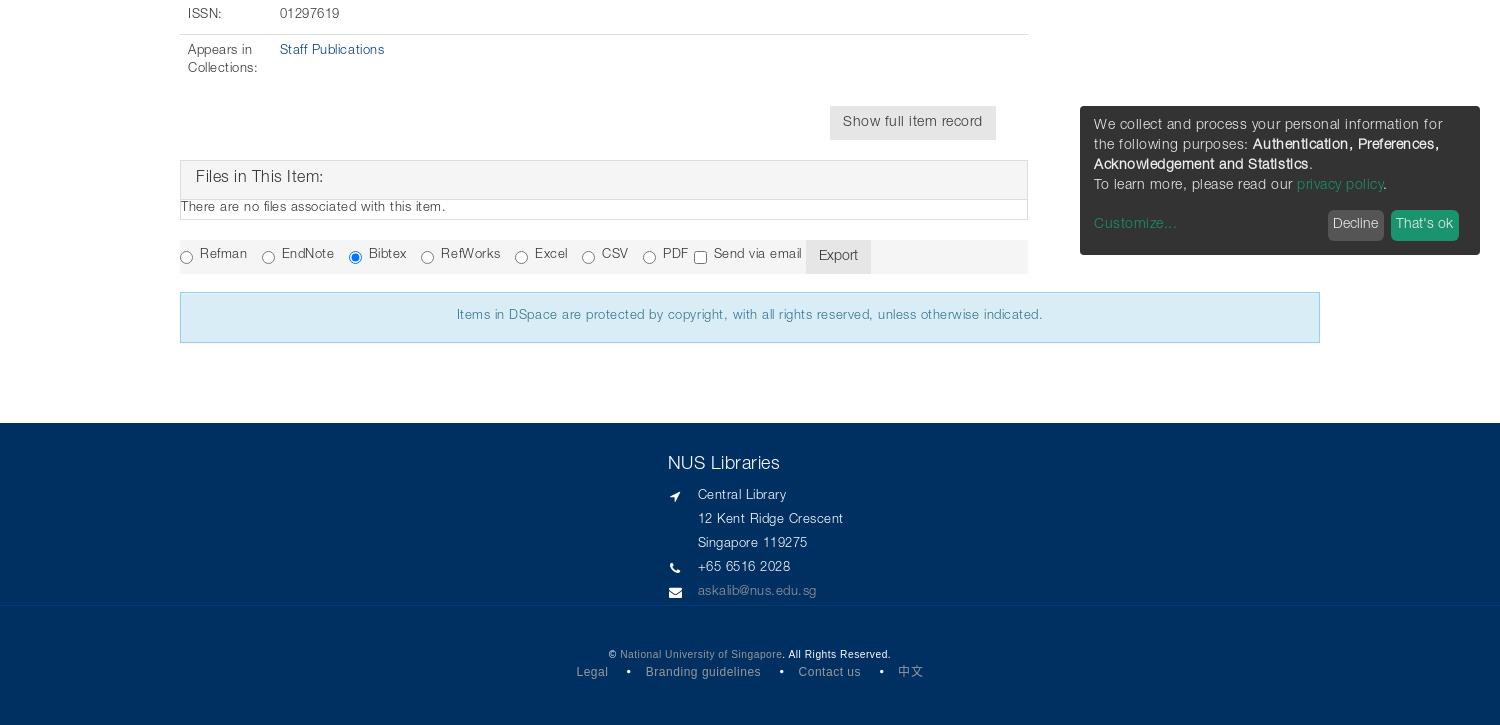 This screenshot has height=725, width=1500. Describe the element at coordinates (663, 255) in the screenshot. I see `'PDF'` at that location.